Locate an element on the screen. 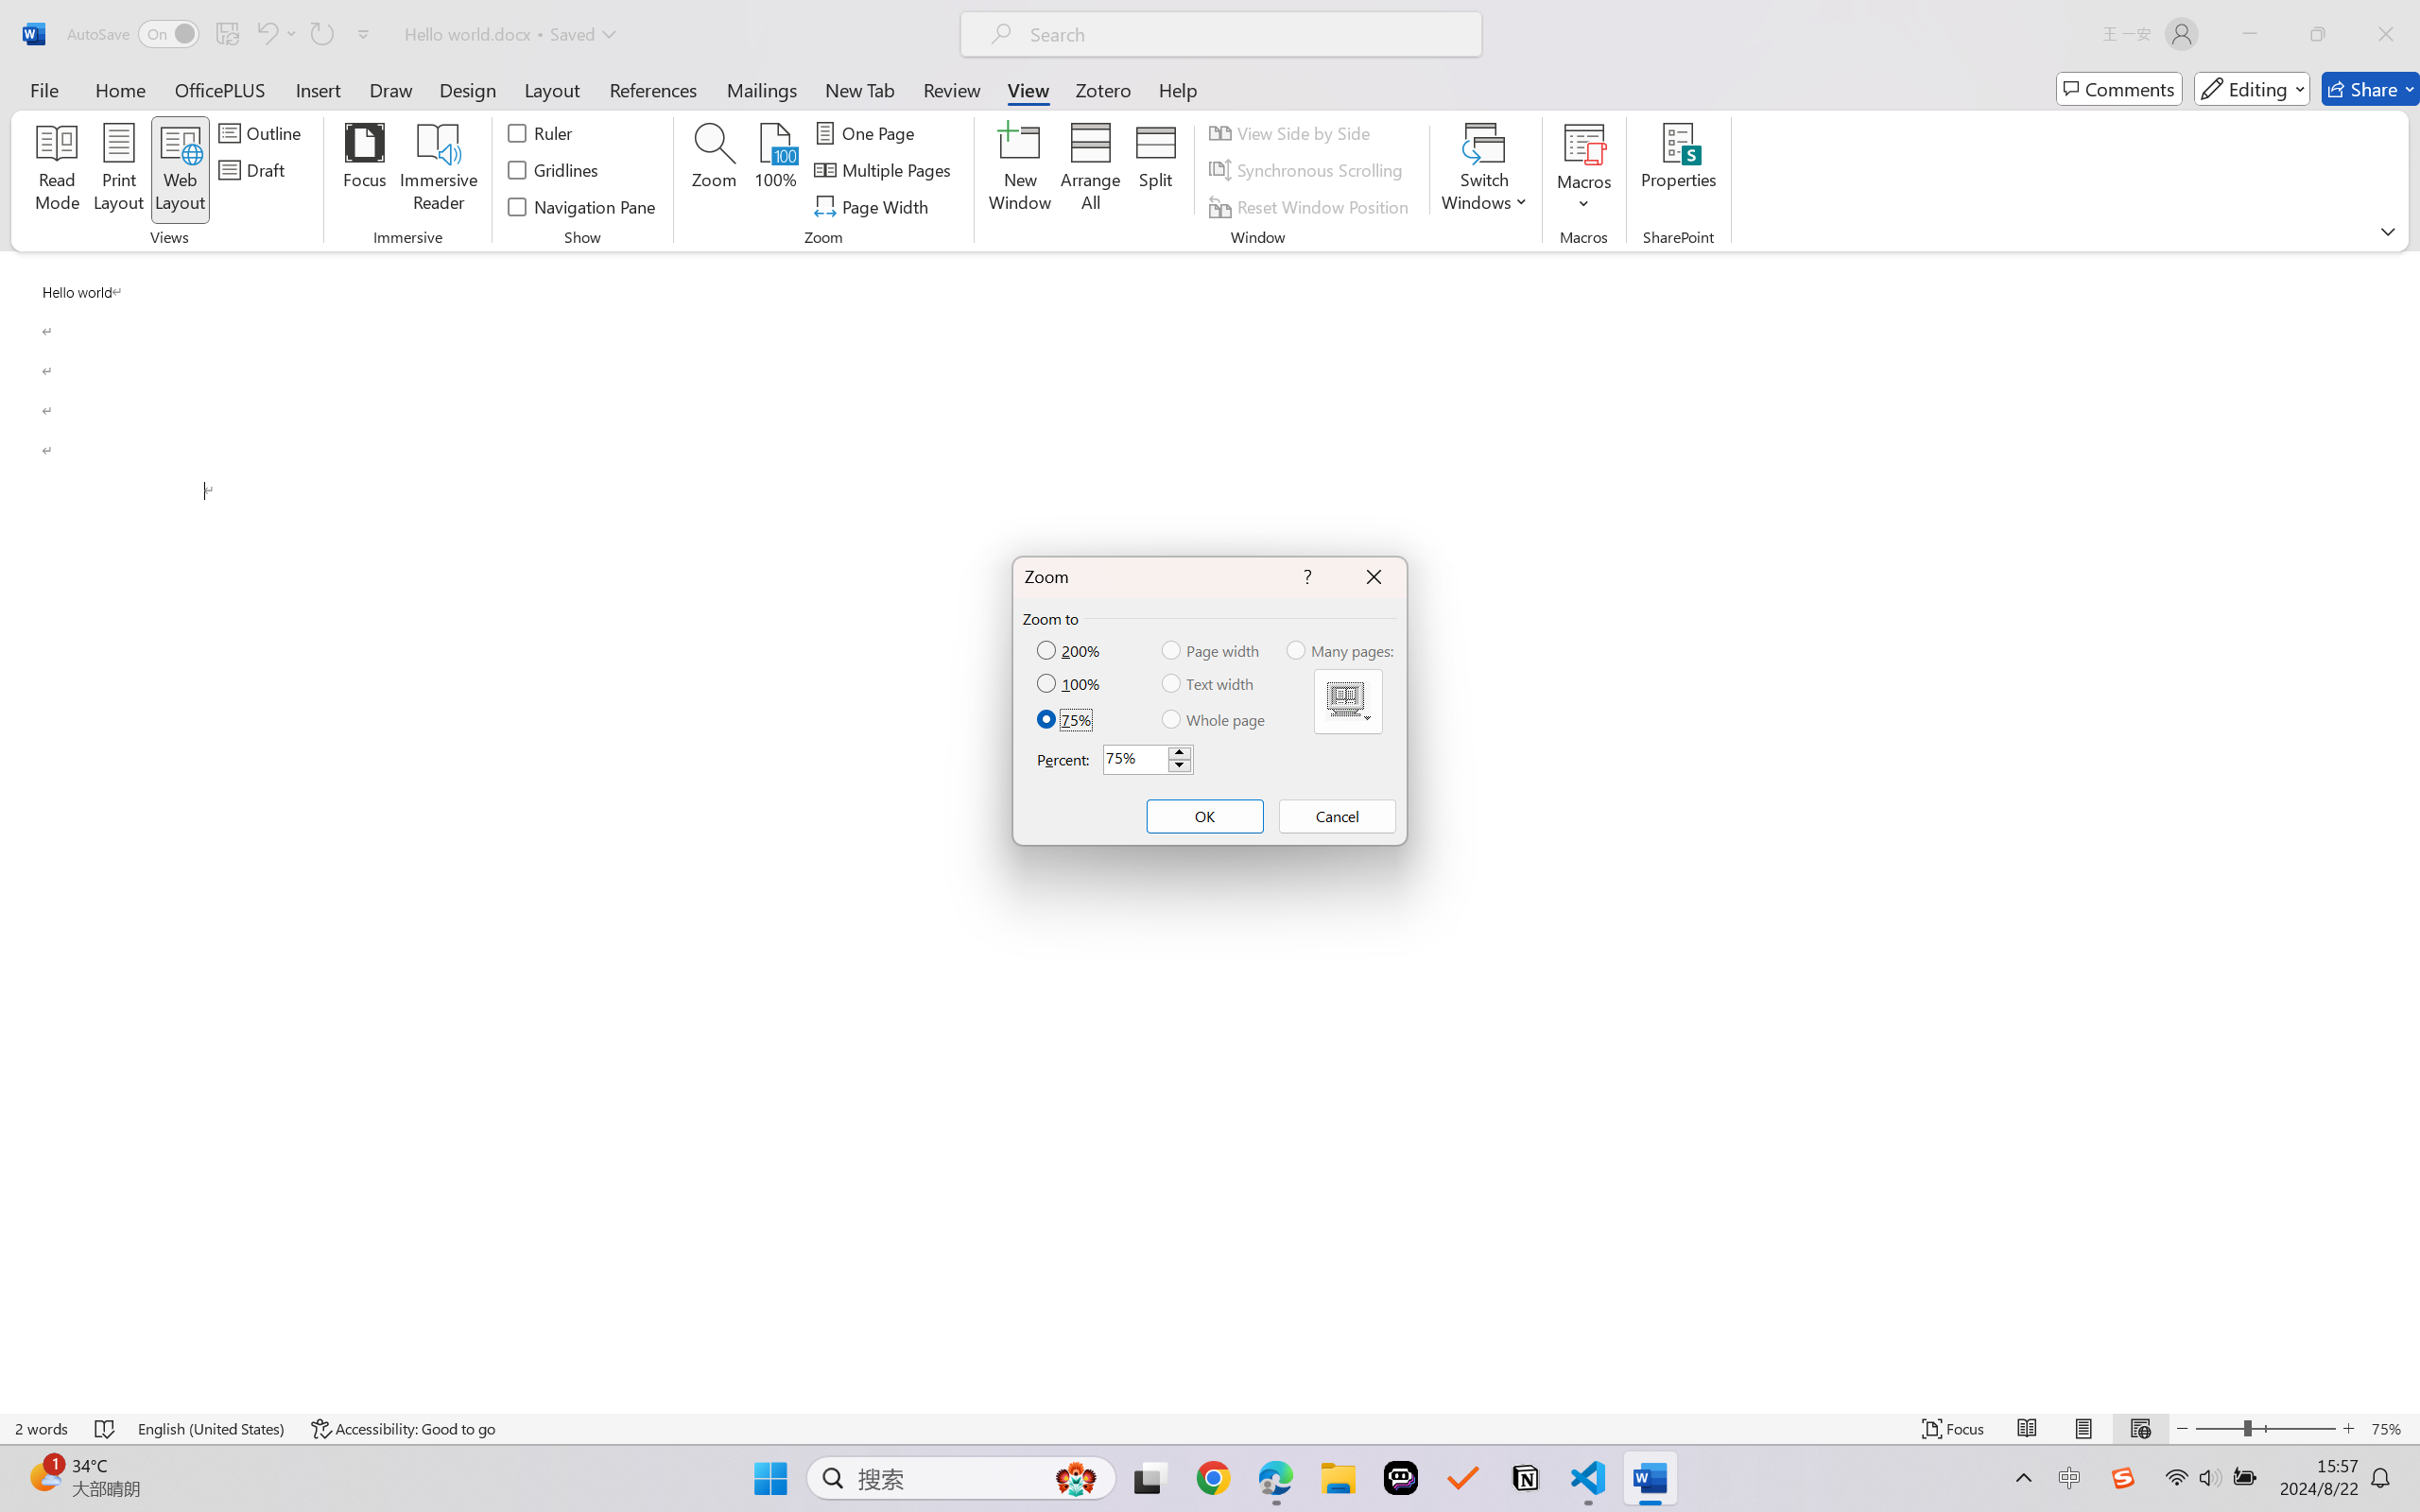  'Outline' is located at coordinates (261, 131).